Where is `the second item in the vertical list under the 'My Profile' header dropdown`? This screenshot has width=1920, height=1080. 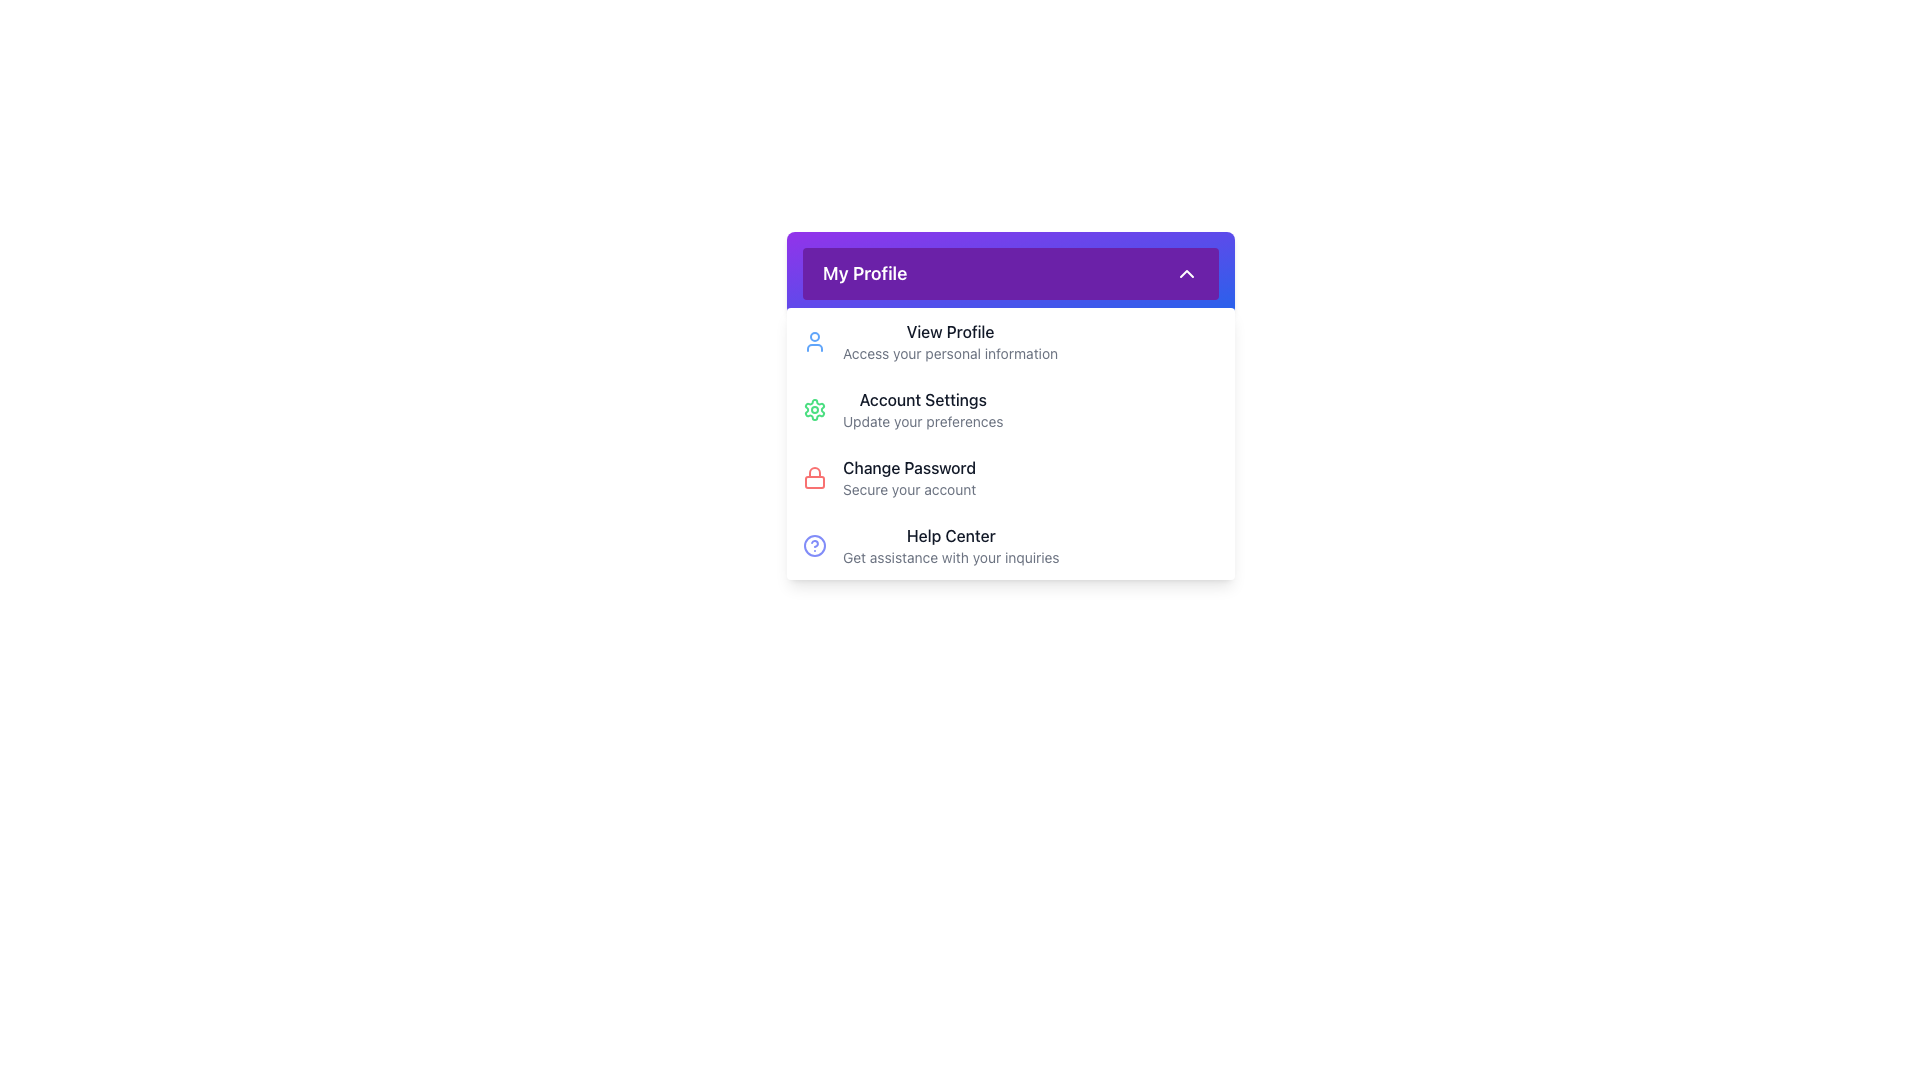 the second item in the vertical list under the 'My Profile' header dropdown is located at coordinates (921, 408).